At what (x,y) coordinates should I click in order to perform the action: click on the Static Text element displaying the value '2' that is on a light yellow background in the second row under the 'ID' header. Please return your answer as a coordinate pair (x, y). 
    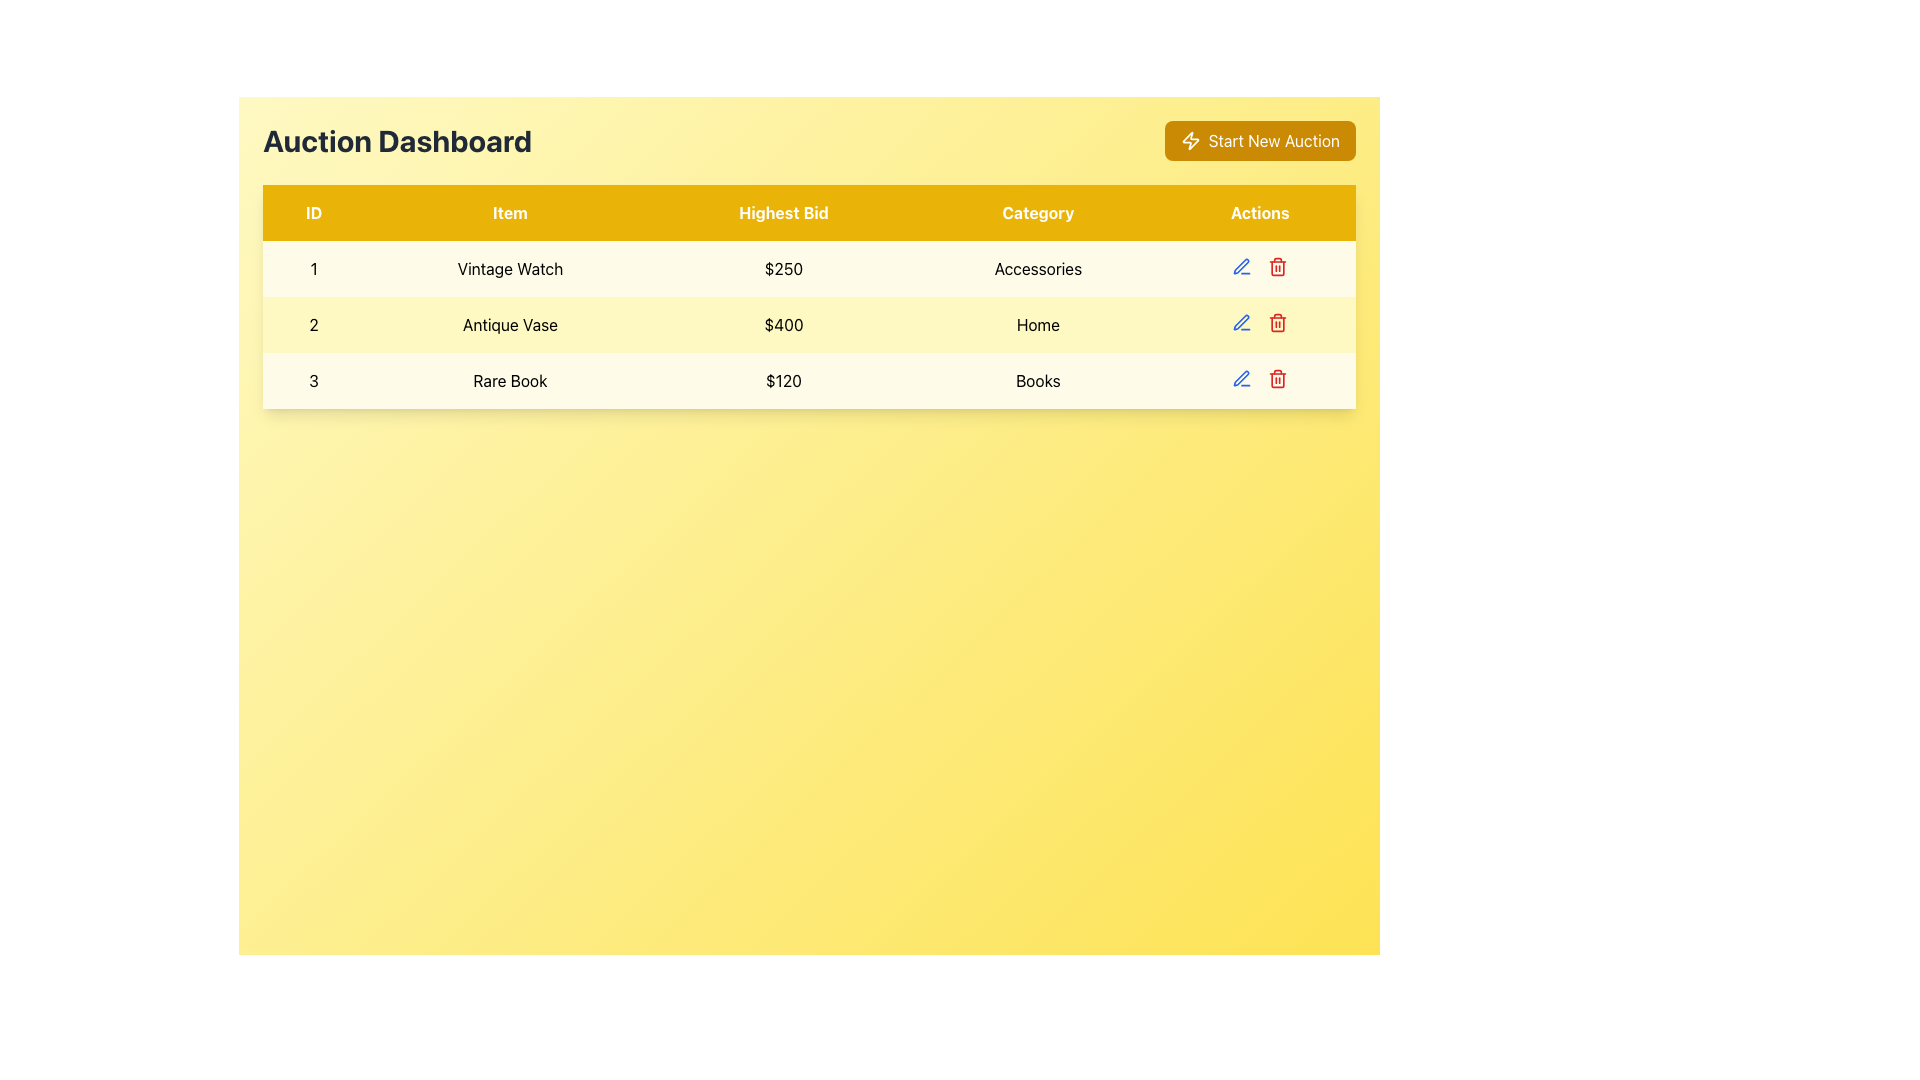
    Looking at the image, I should click on (313, 323).